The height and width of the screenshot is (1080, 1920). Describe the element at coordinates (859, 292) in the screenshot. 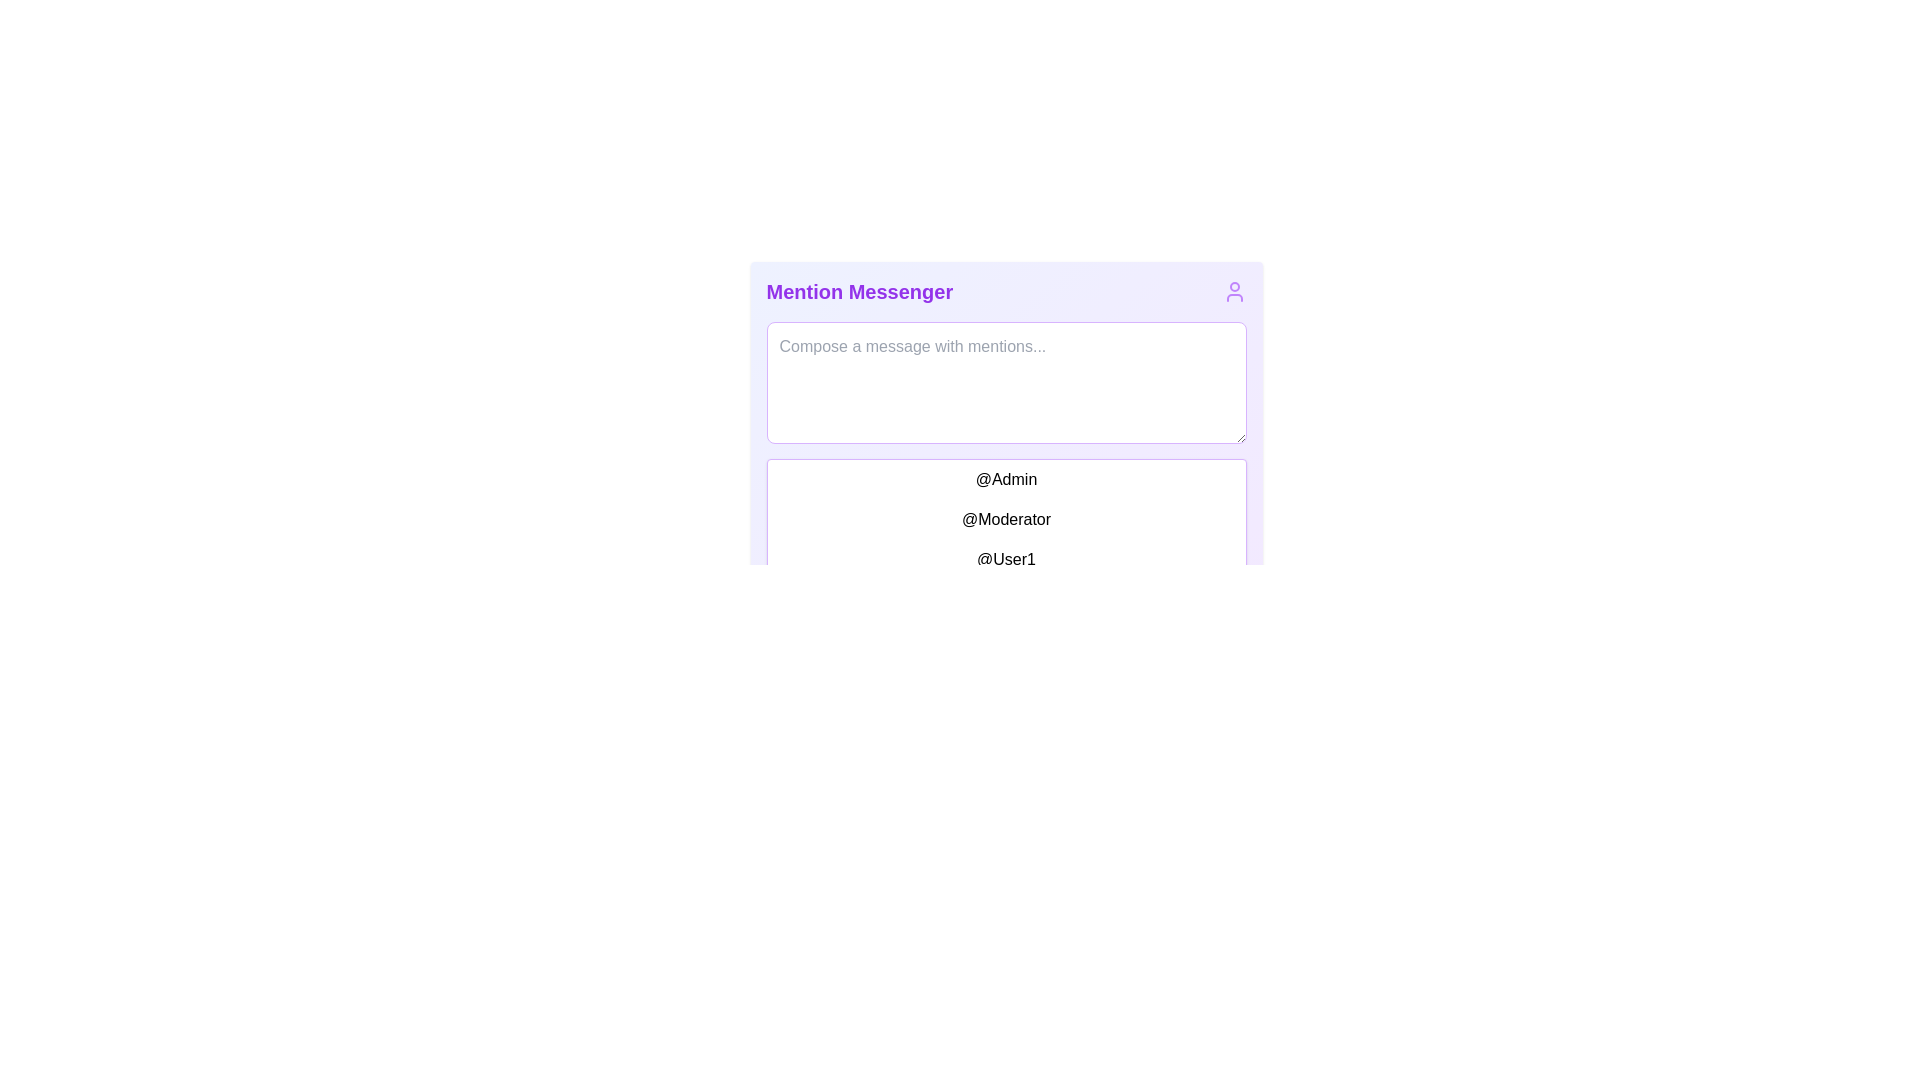

I see `the 'Mention Messenger' text display element, which is bold, large, purple, and aligned to the left within the header of the messaging interface` at that location.